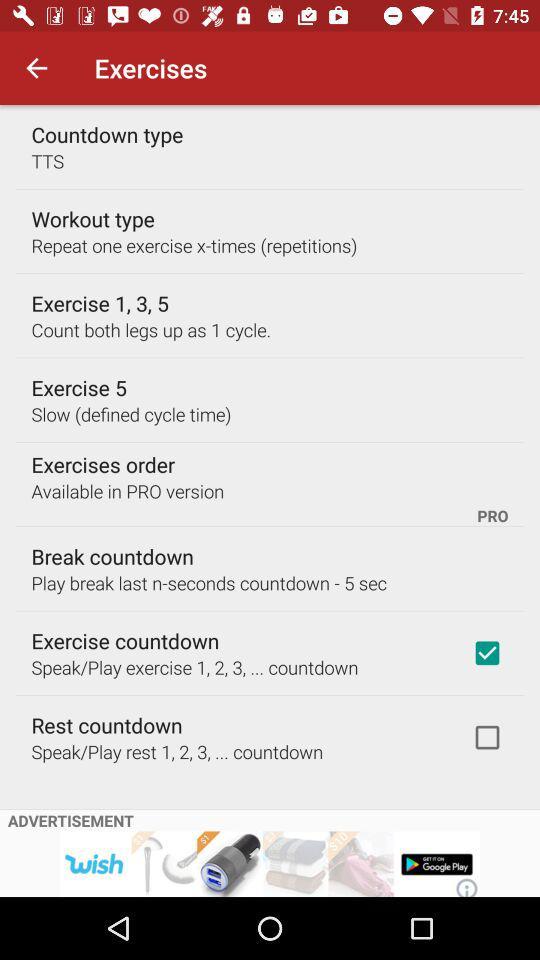  I want to click on check the box, so click(486, 736).